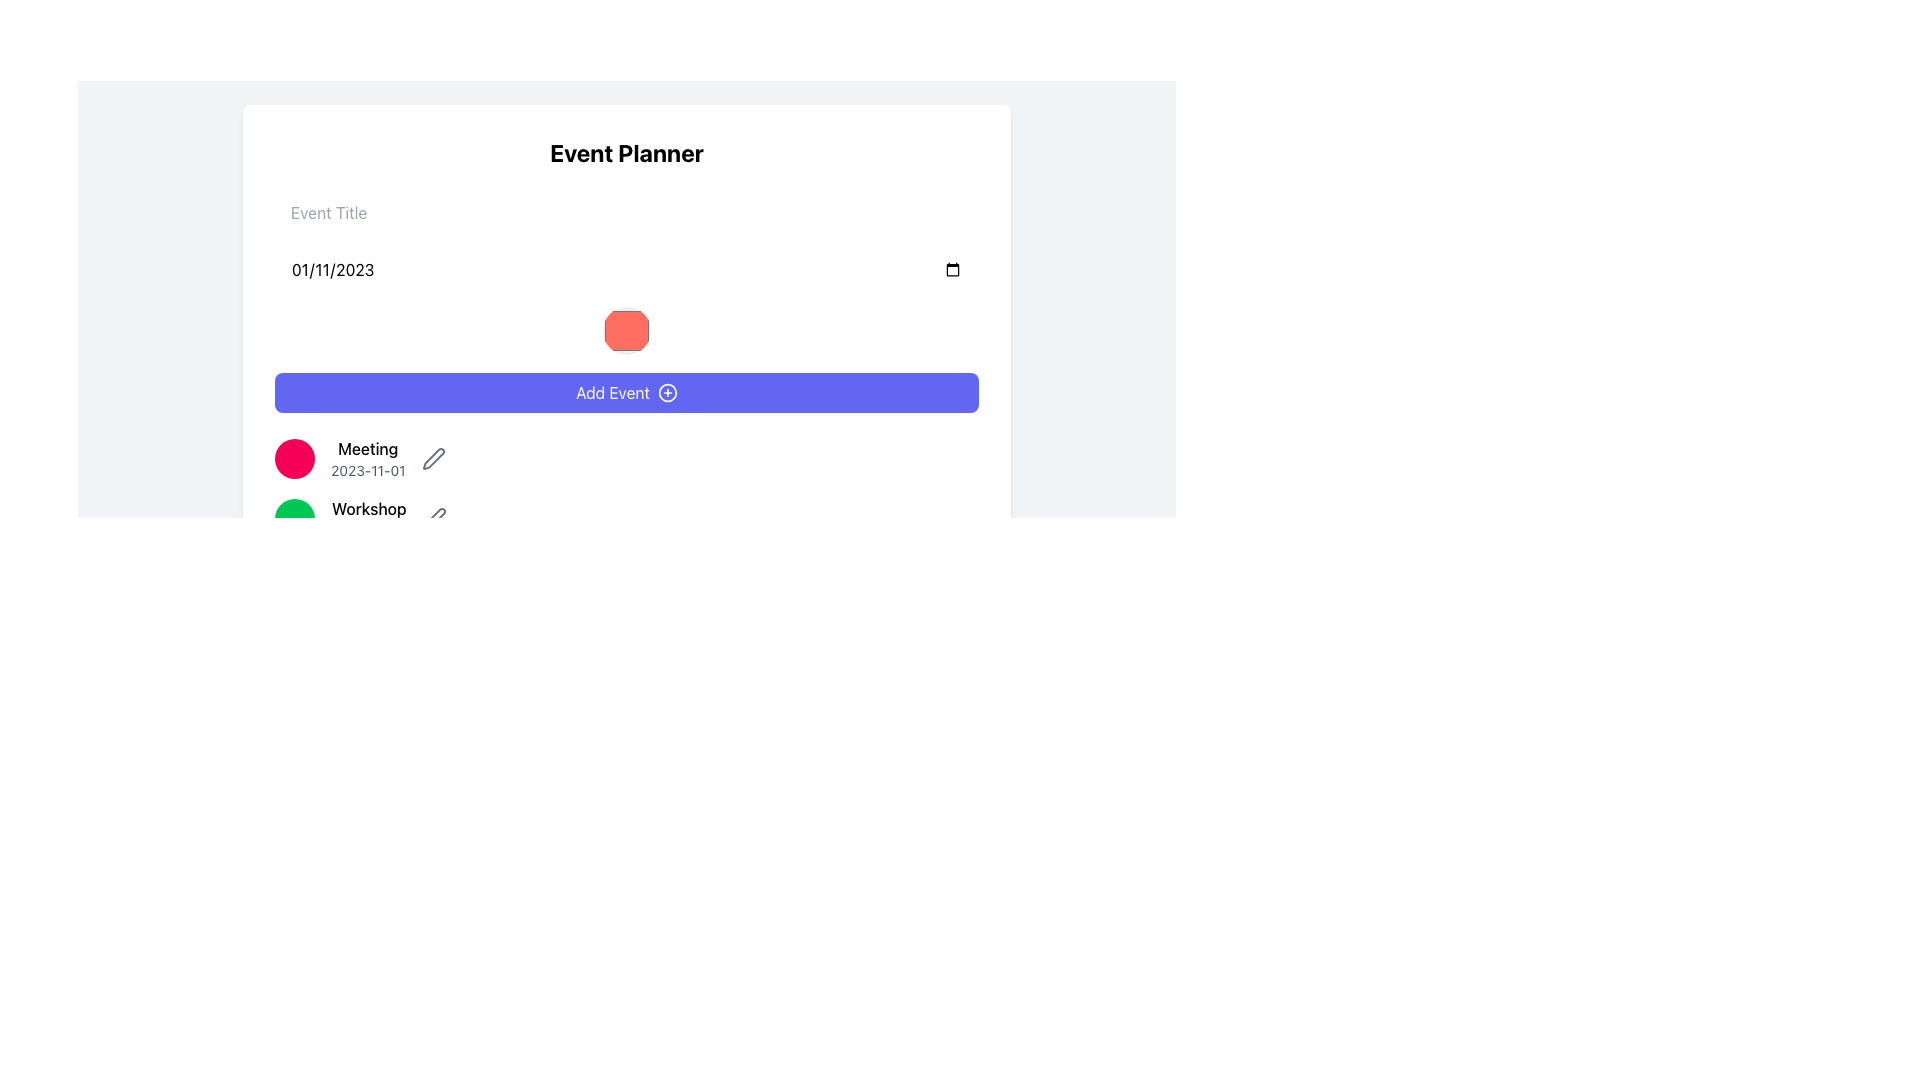 The height and width of the screenshot is (1080, 1920). What do you see at coordinates (667, 393) in the screenshot?
I see `'Add Event' icon (Circle with Plus Sign) for accessibility purposes, which is located to the right of the 'Add Event' text in the button` at bounding box center [667, 393].